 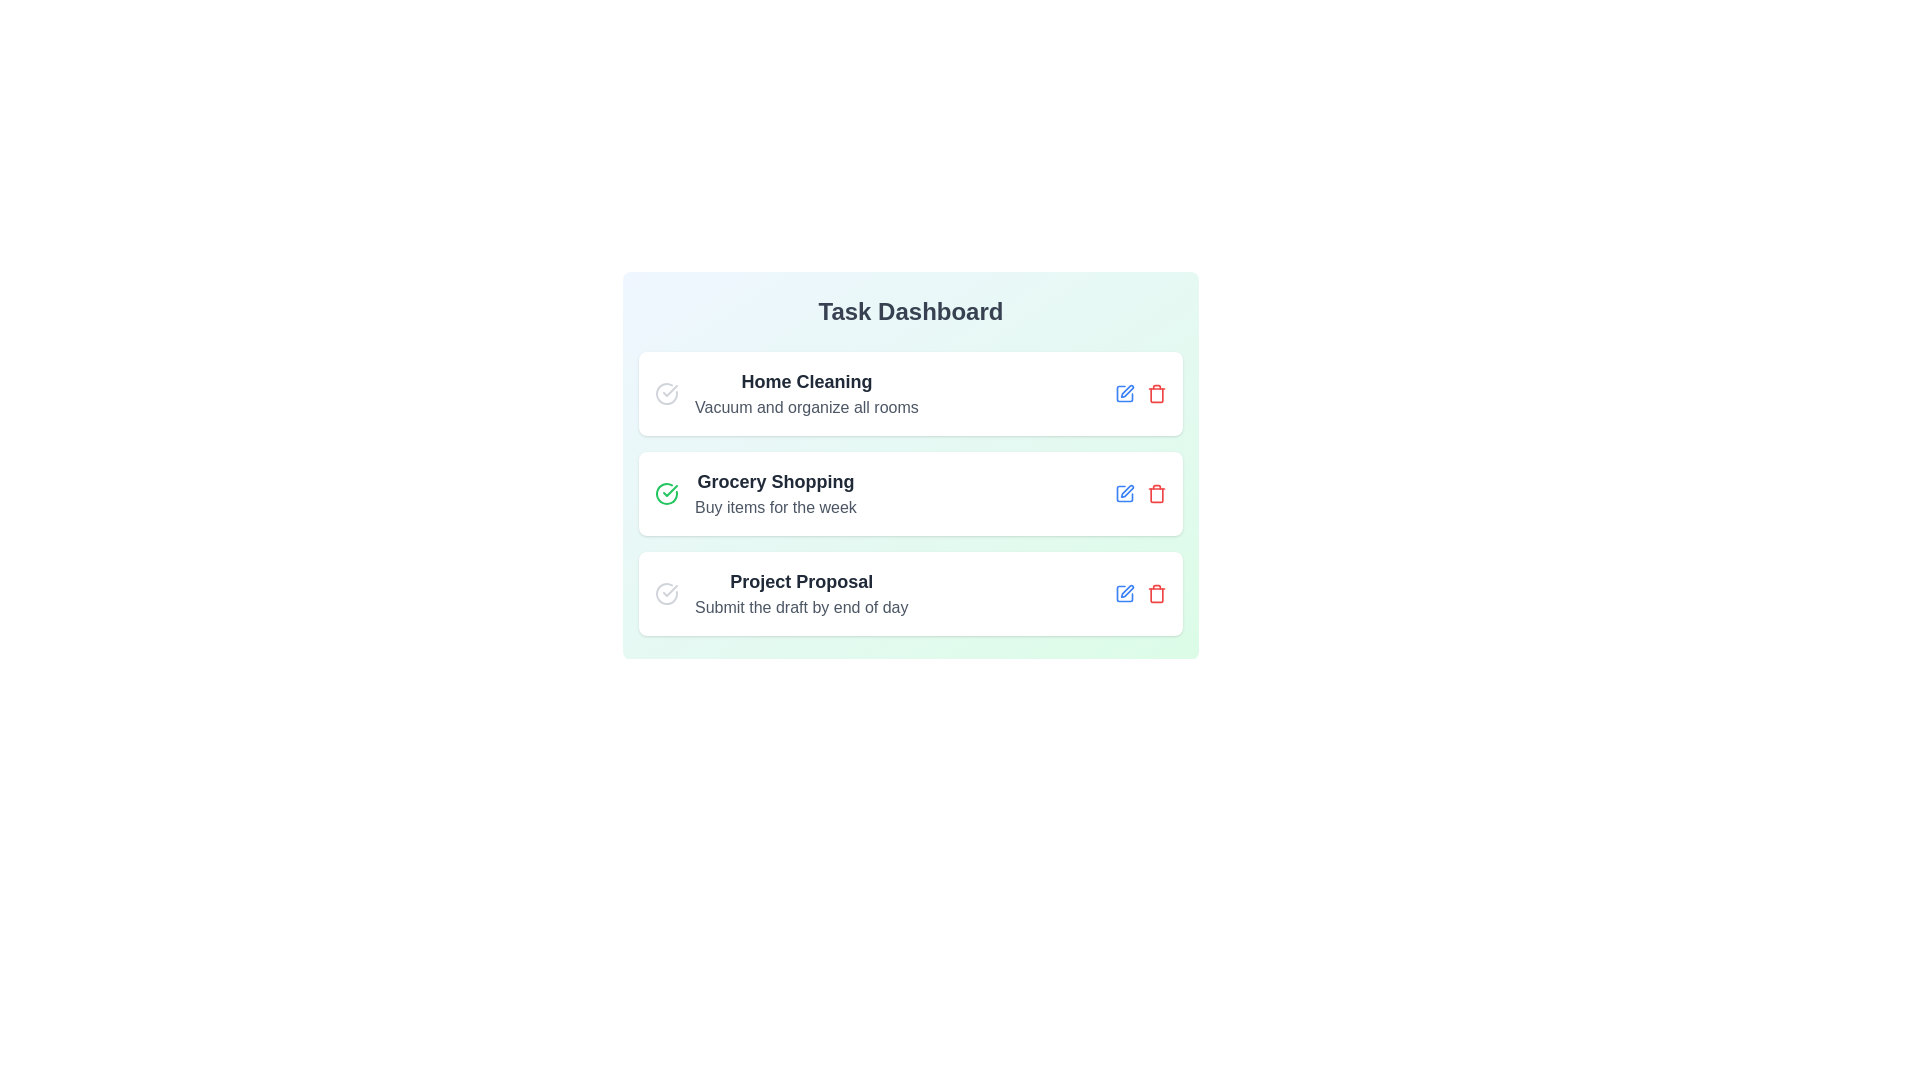 I want to click on trash icon for the task titled Grocery Shopping, so click(x=1156, y=493).